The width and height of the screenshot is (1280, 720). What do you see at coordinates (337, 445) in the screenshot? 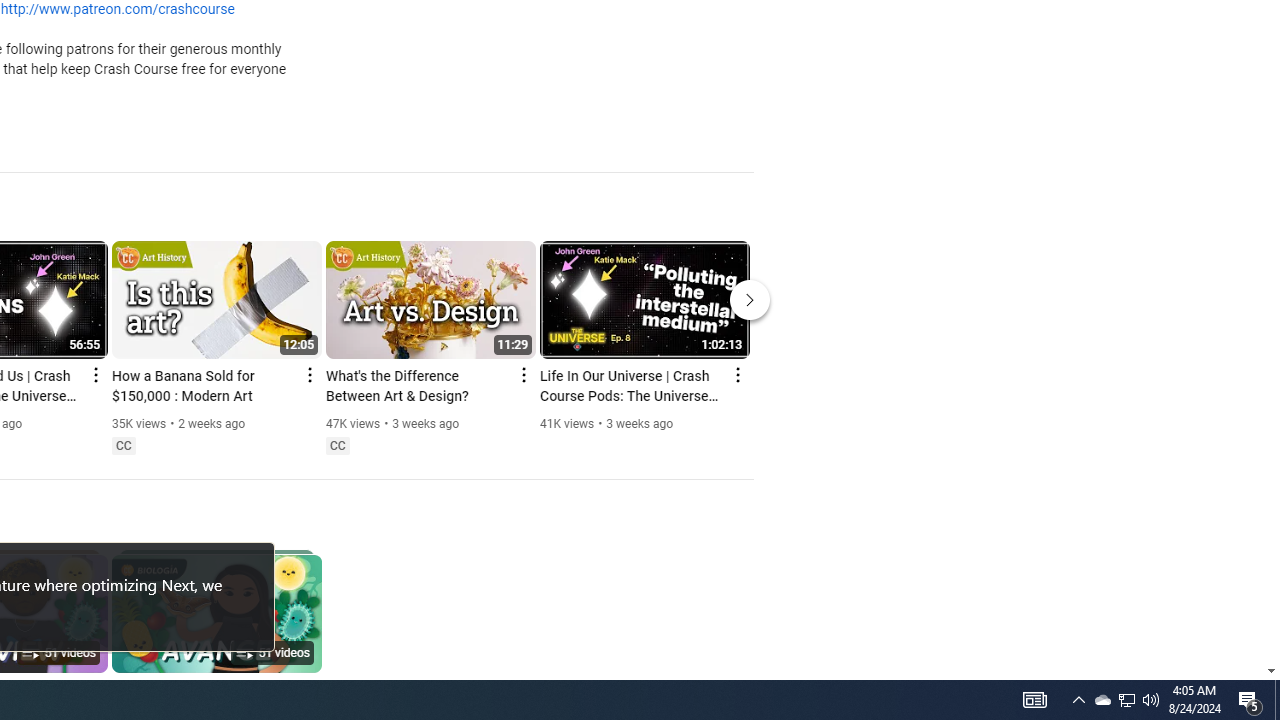
I see `'Closed captions'` at bounding box center [337, 445].